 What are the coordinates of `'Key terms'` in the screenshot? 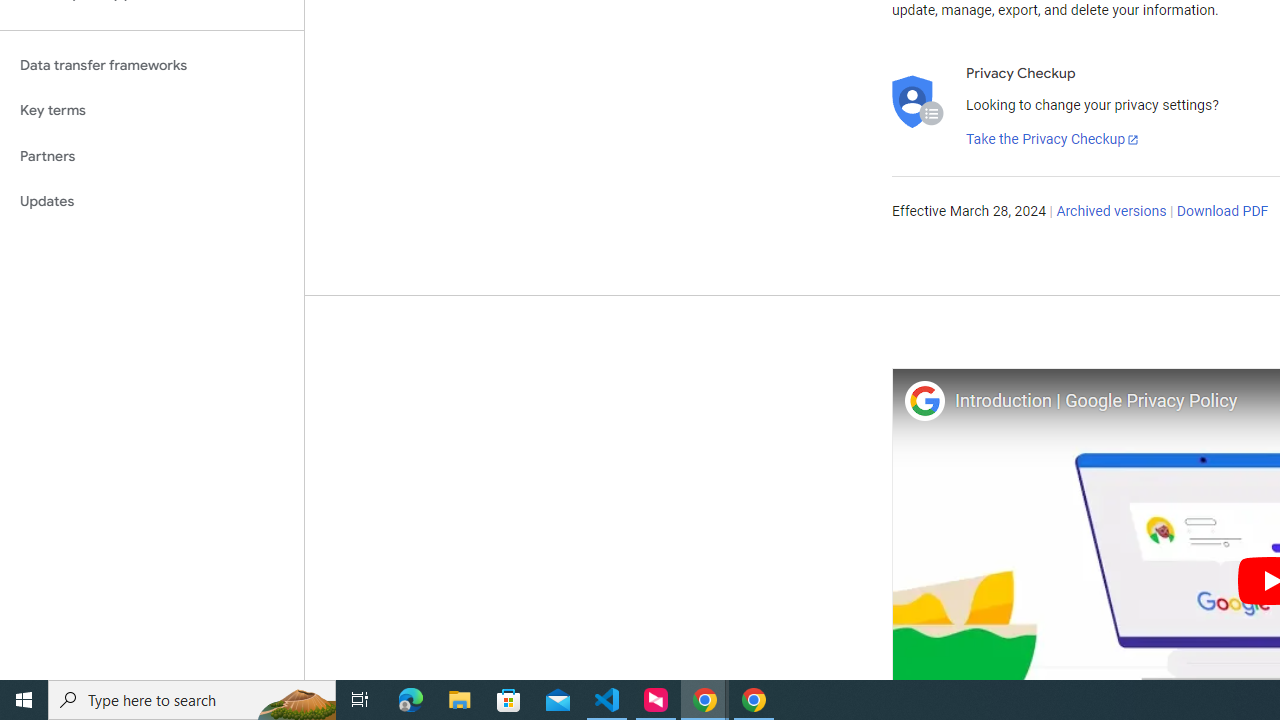 It's located at (151, 110).